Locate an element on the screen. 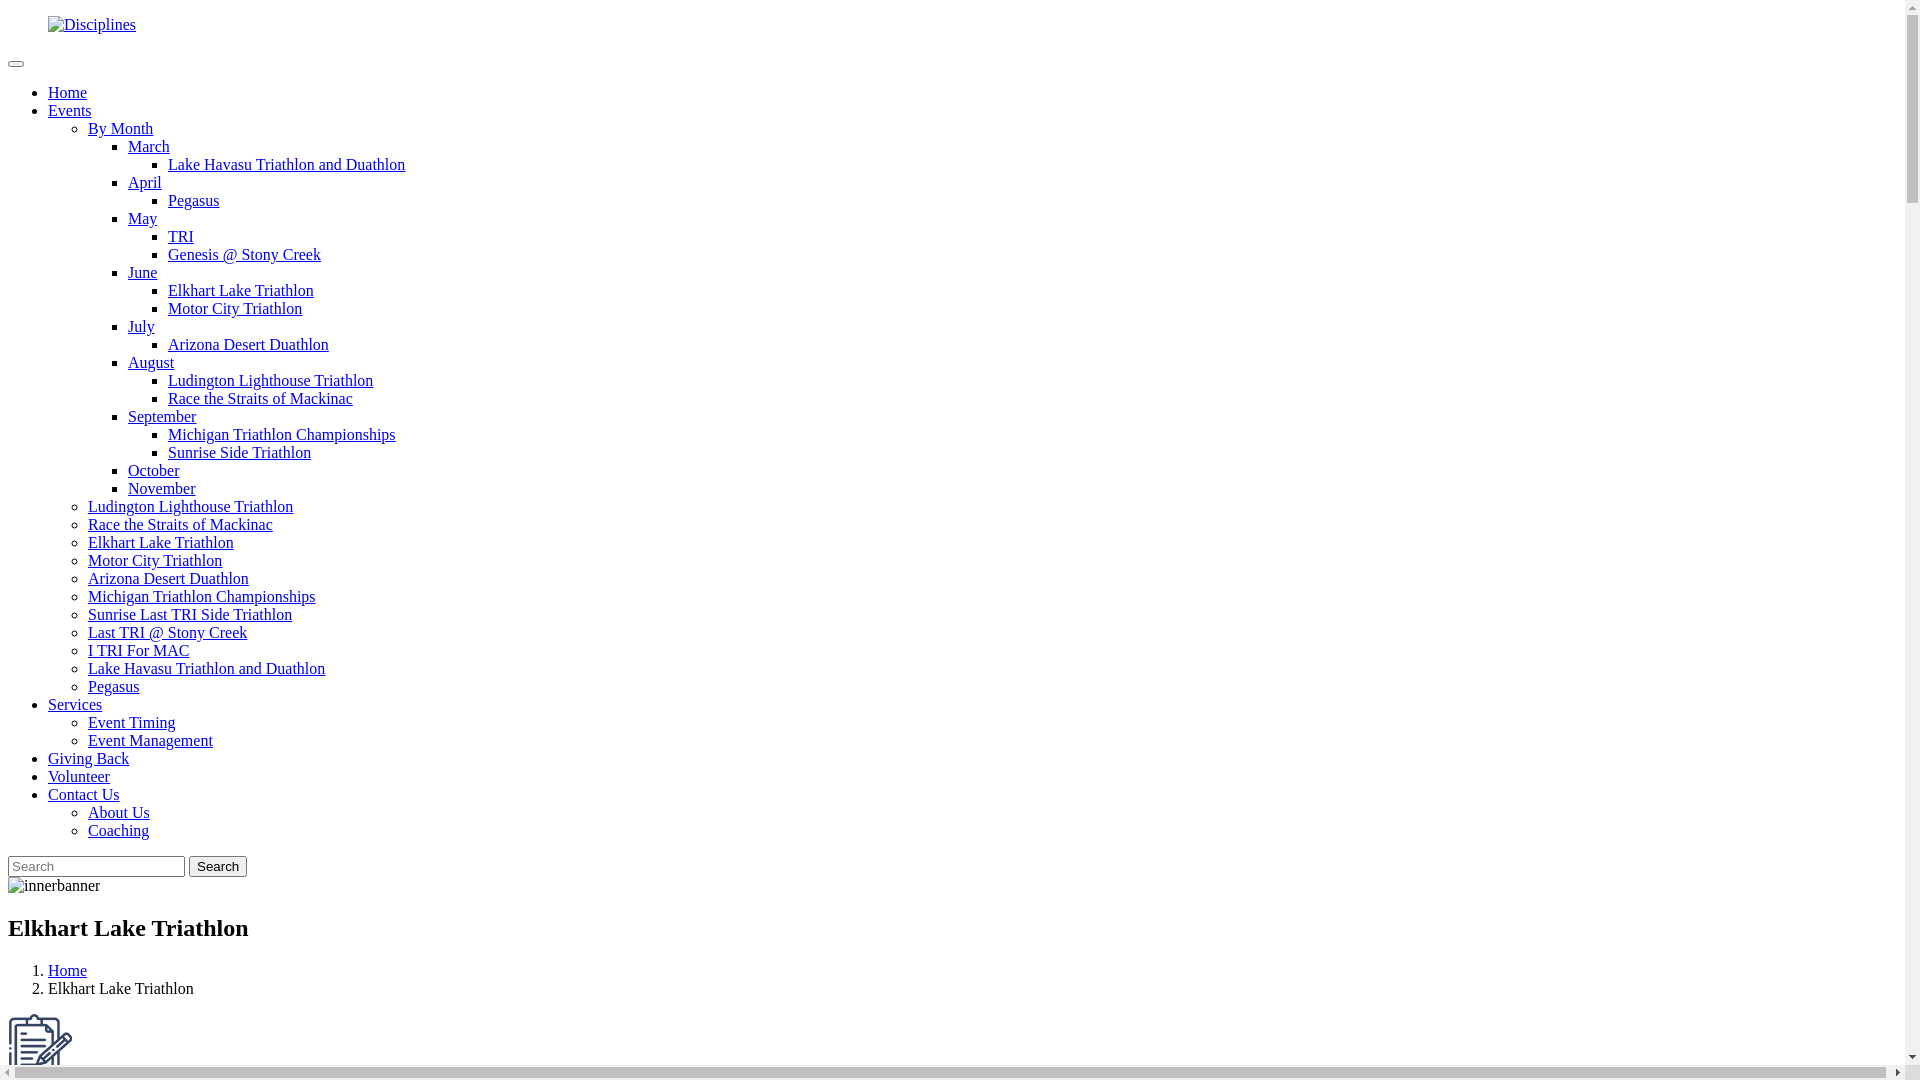  'TRI' is located at coordinates (181, 235).